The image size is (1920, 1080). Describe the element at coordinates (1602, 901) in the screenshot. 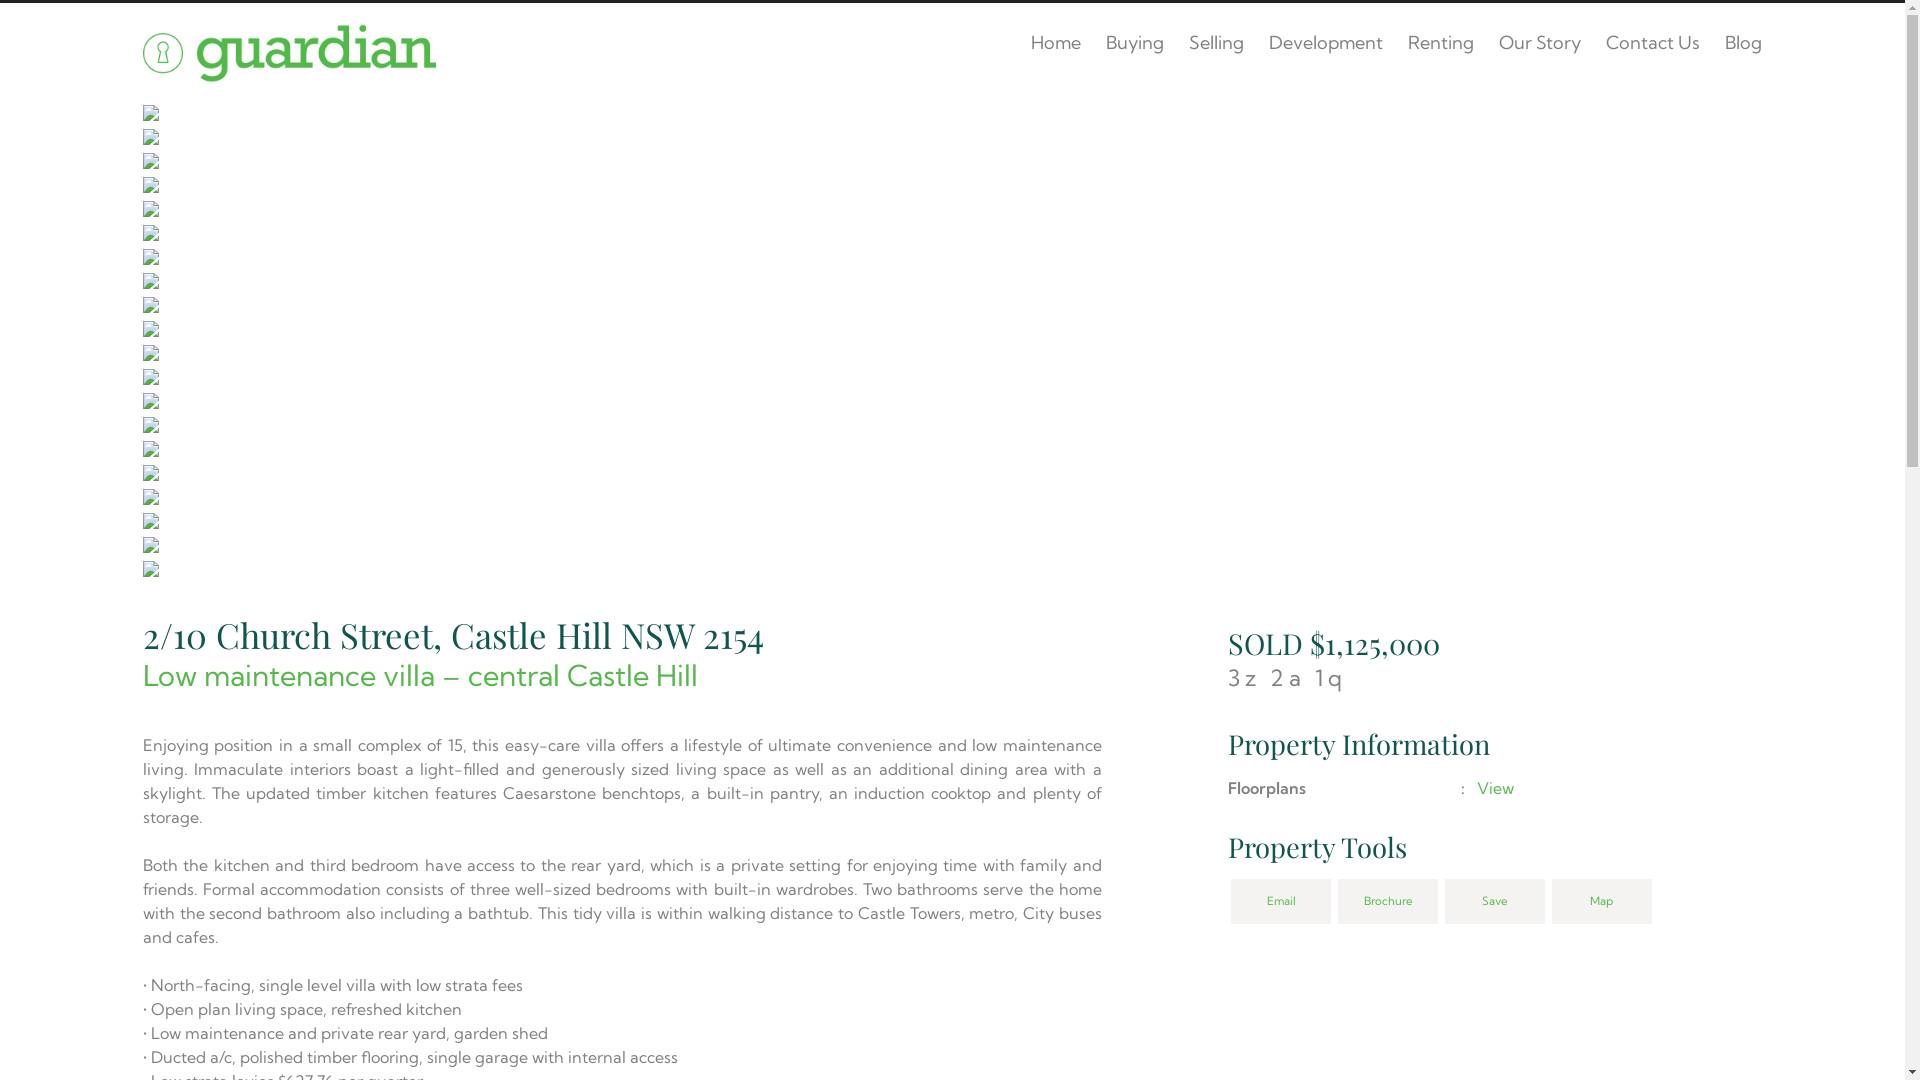

I see `'Map'` at that location.